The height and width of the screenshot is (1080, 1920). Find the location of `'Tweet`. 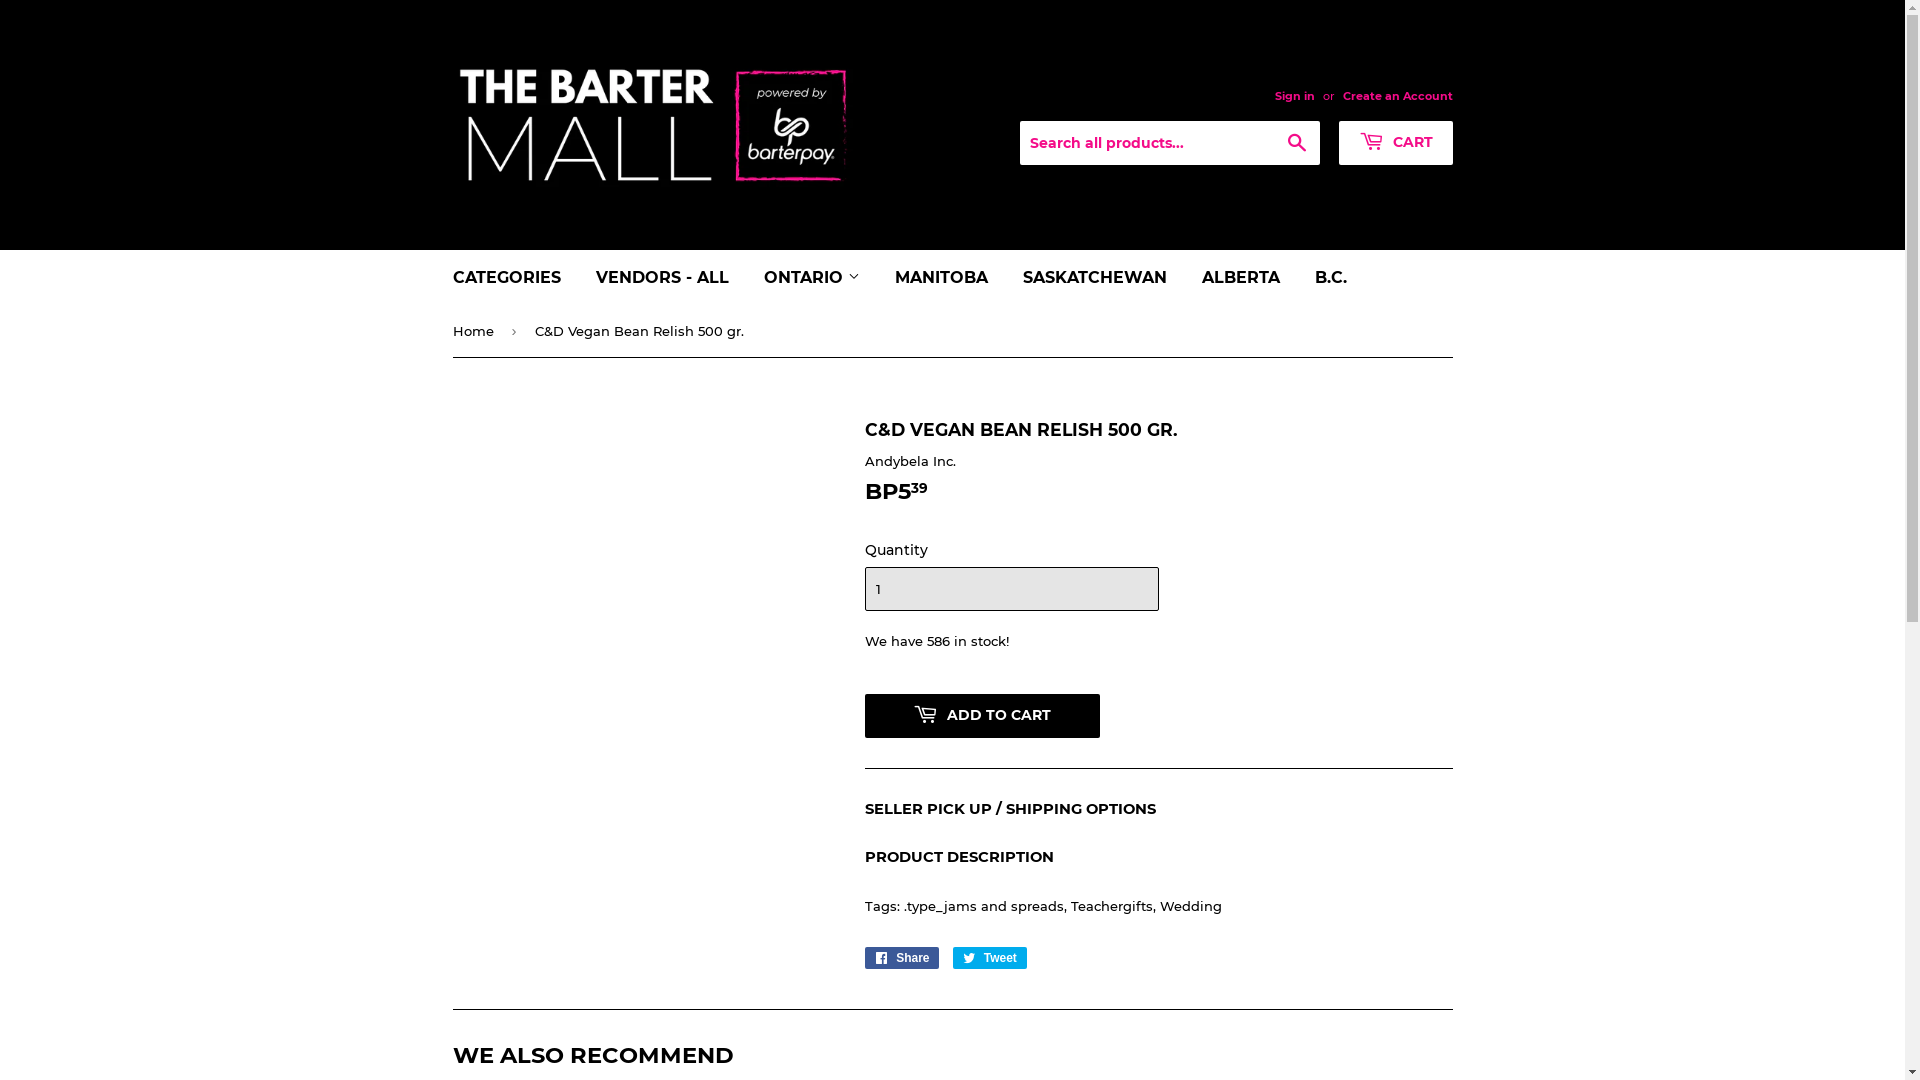

'Tweet is located at coordinates (989, 956).